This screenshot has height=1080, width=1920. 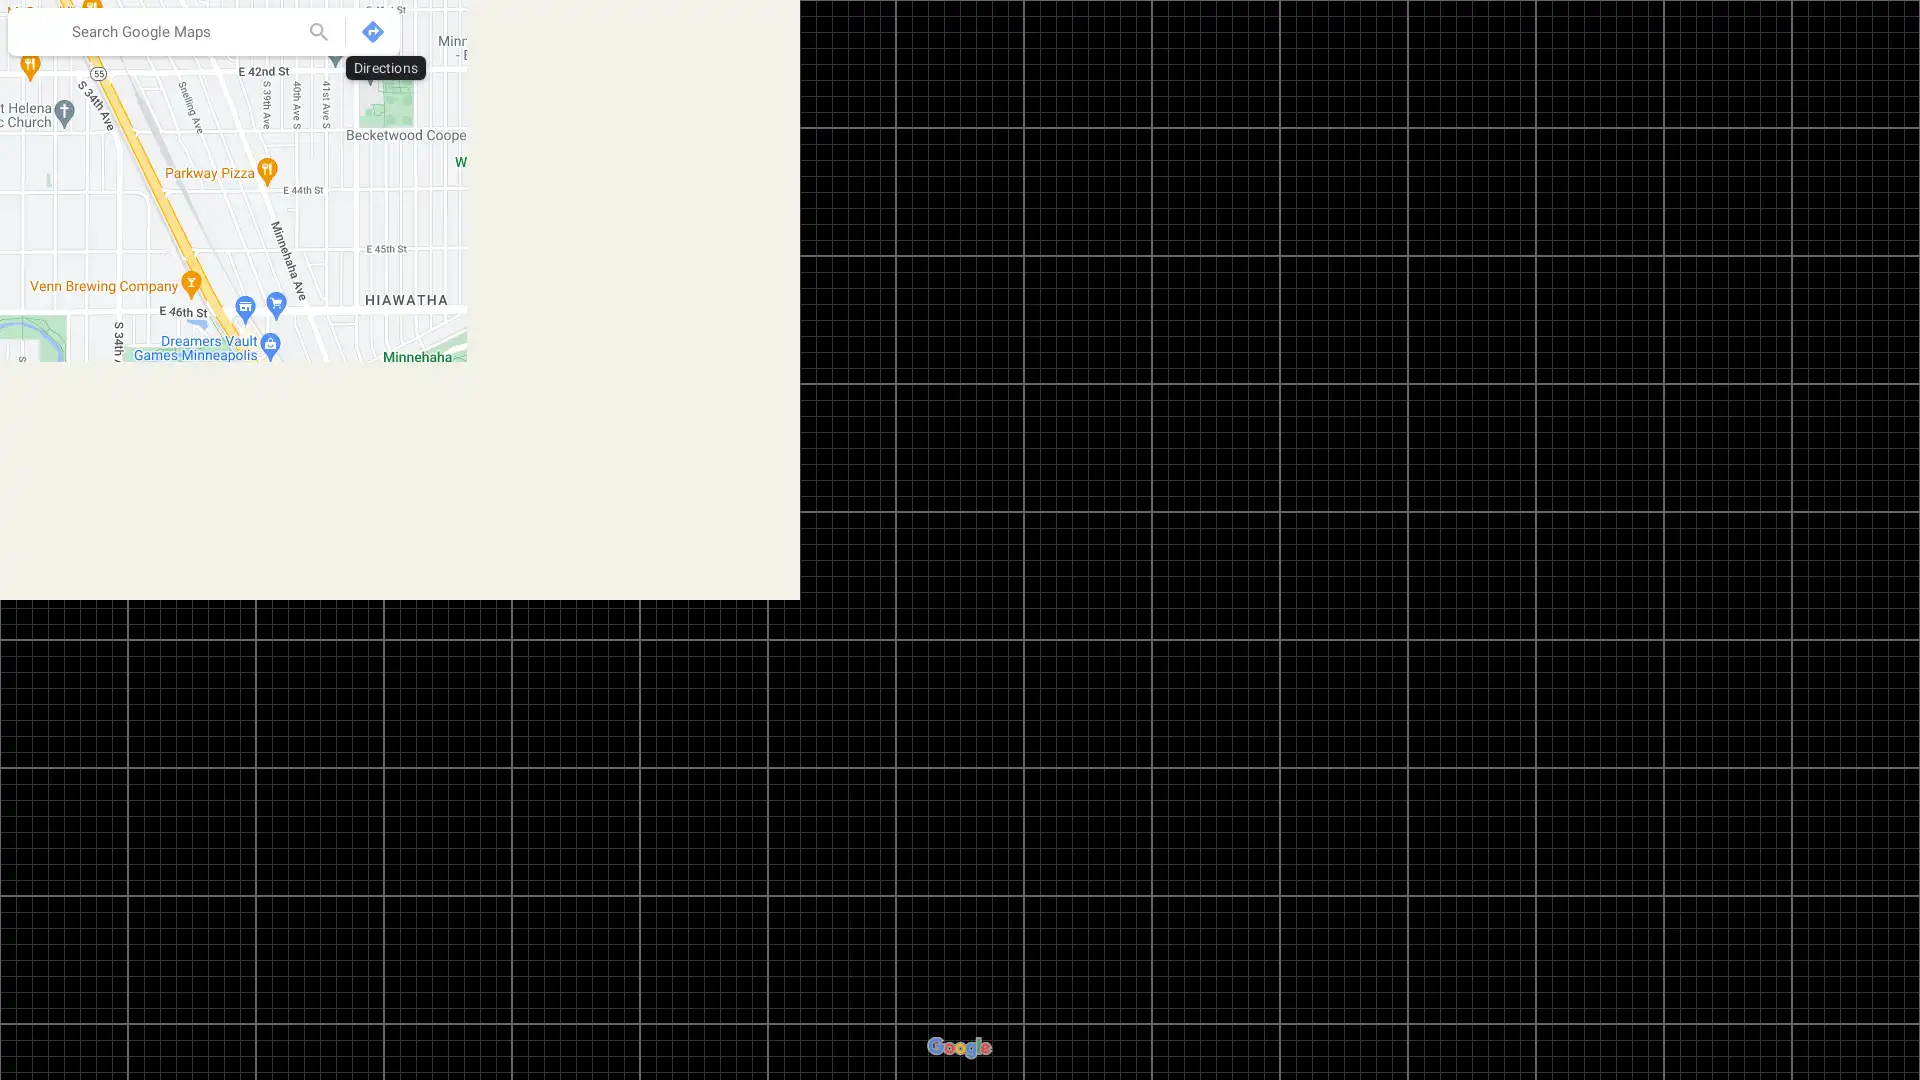 What do you see at coordinates (35, 34) in the screenshot?
I see `Menu` at bounding box center [35, 34].